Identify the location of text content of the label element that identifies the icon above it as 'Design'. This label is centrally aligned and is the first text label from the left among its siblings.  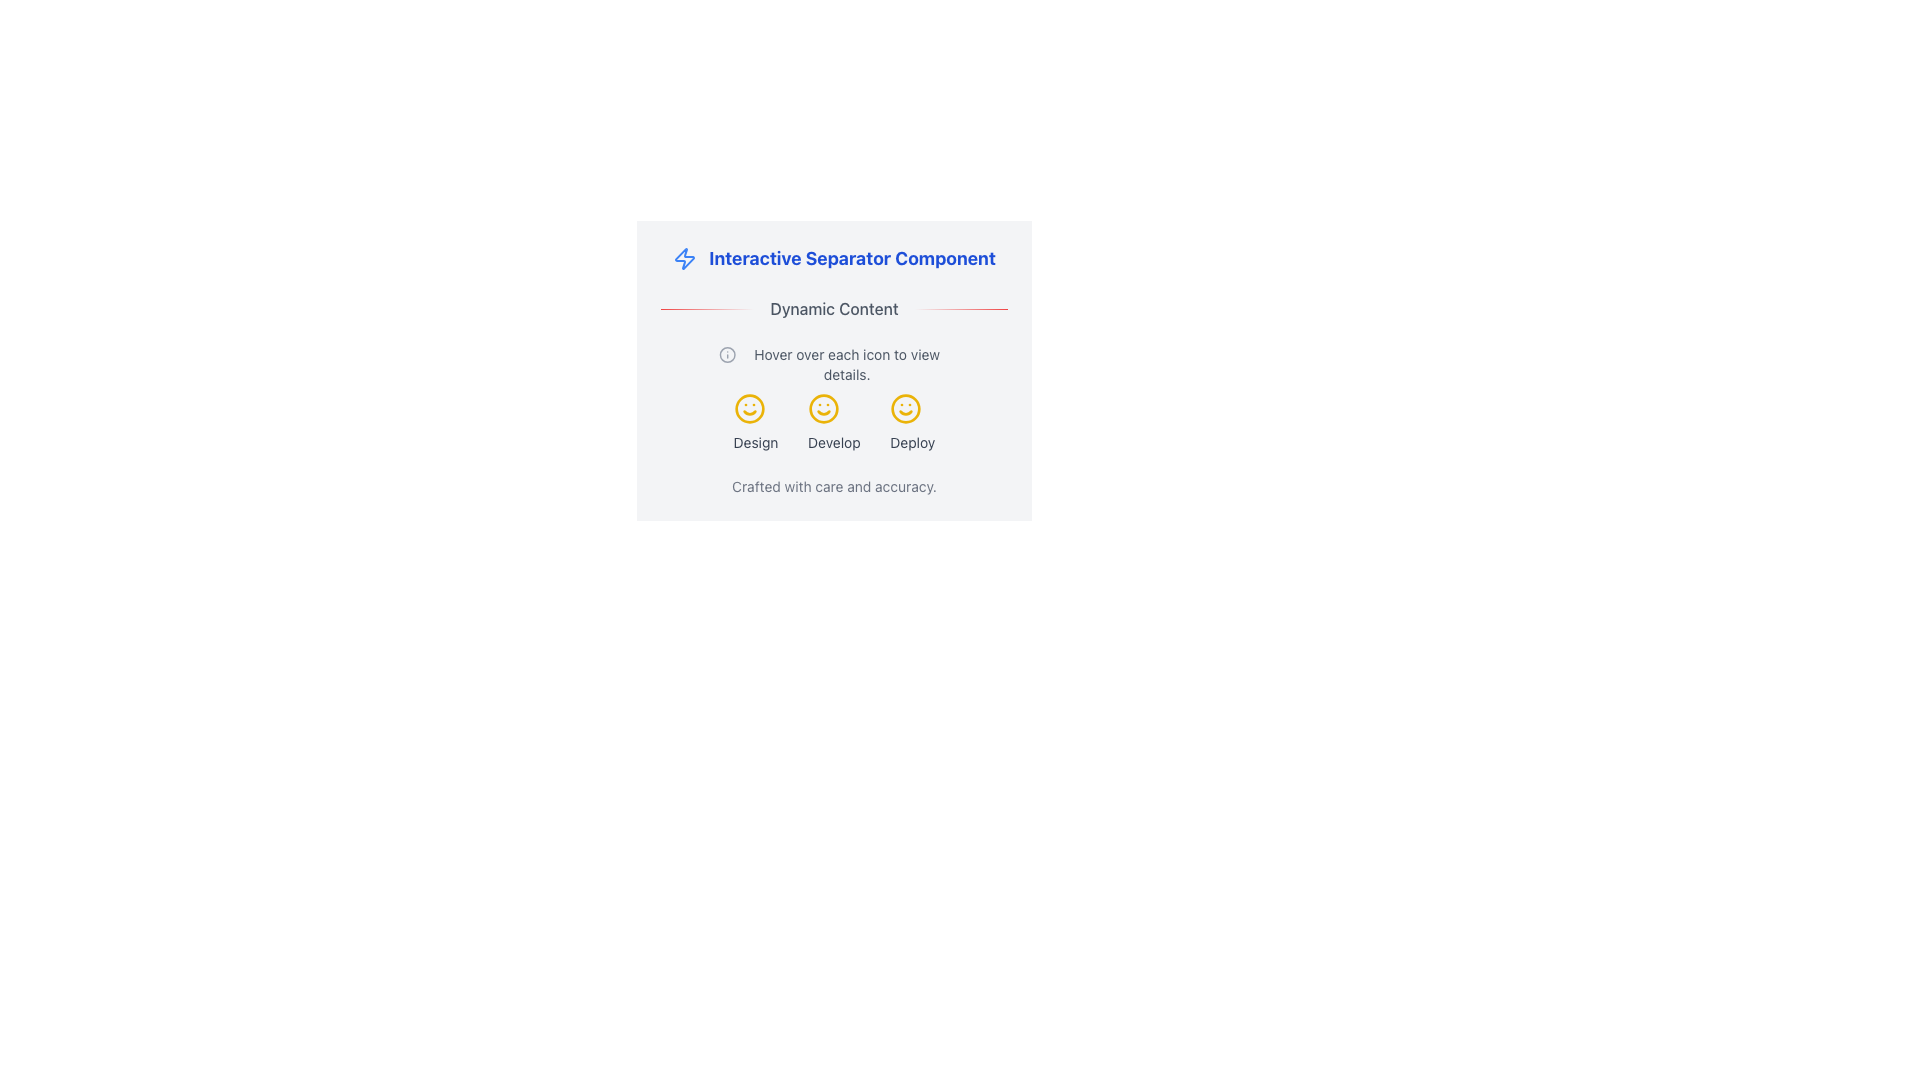
(755, 442).